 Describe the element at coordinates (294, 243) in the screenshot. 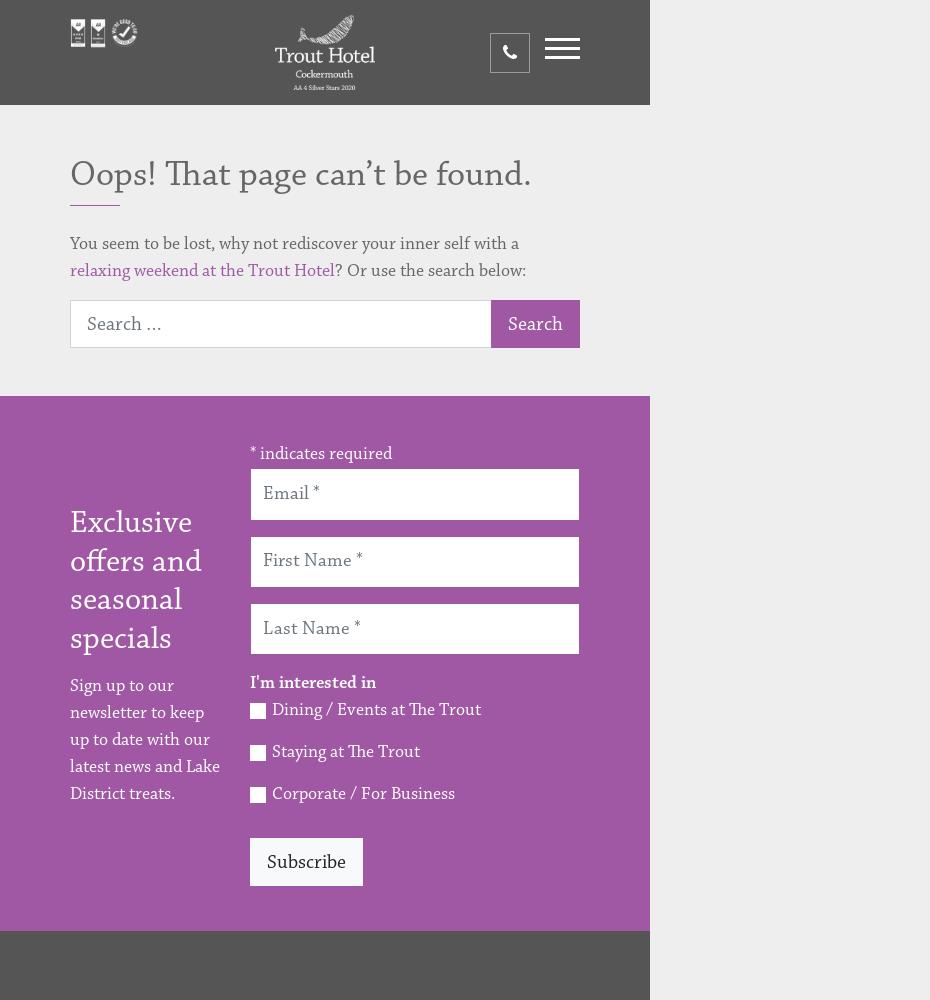

I see `'You seem to be lost, why not rediscover your inner self with a'` at that location.